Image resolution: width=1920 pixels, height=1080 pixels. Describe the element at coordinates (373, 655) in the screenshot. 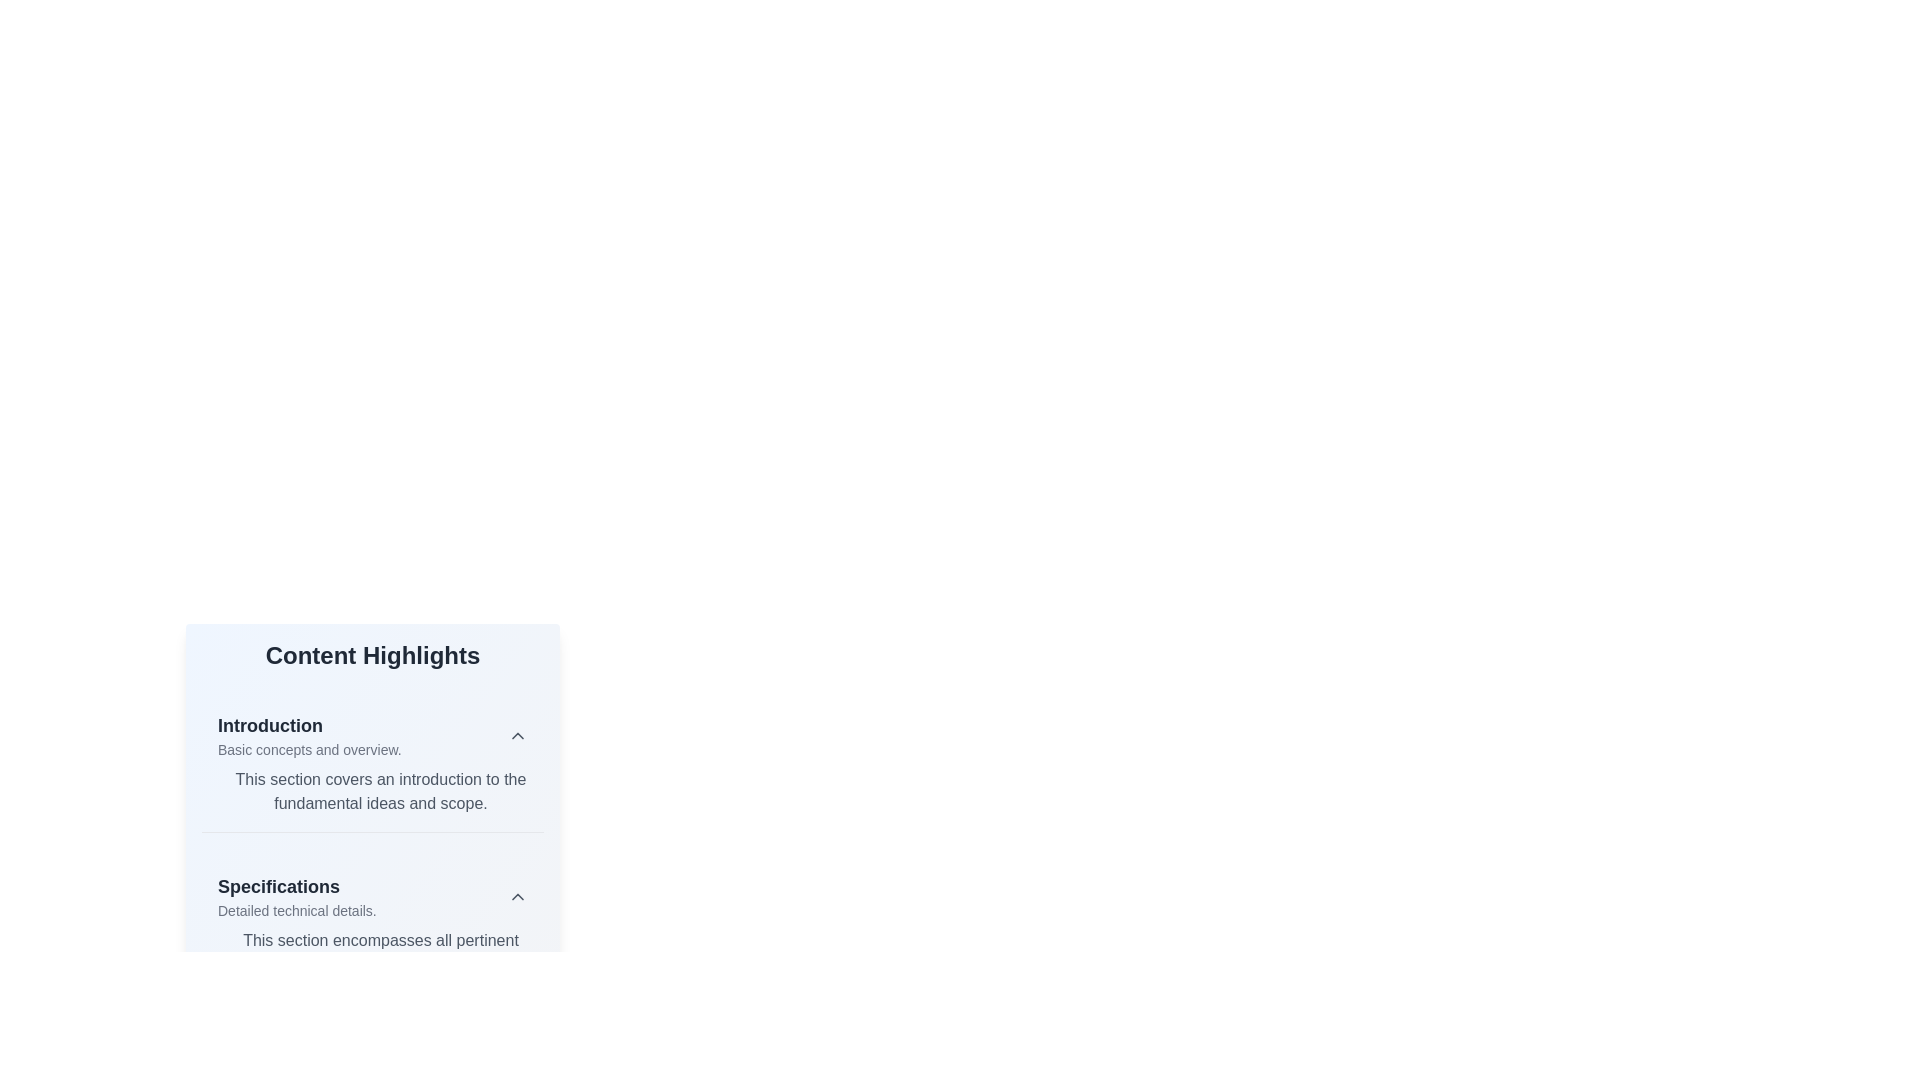

I see `title text 'Content Highlights' that is styled in bold and positioned at the top of its section, centrally aligned and in dark gray color` at that location.